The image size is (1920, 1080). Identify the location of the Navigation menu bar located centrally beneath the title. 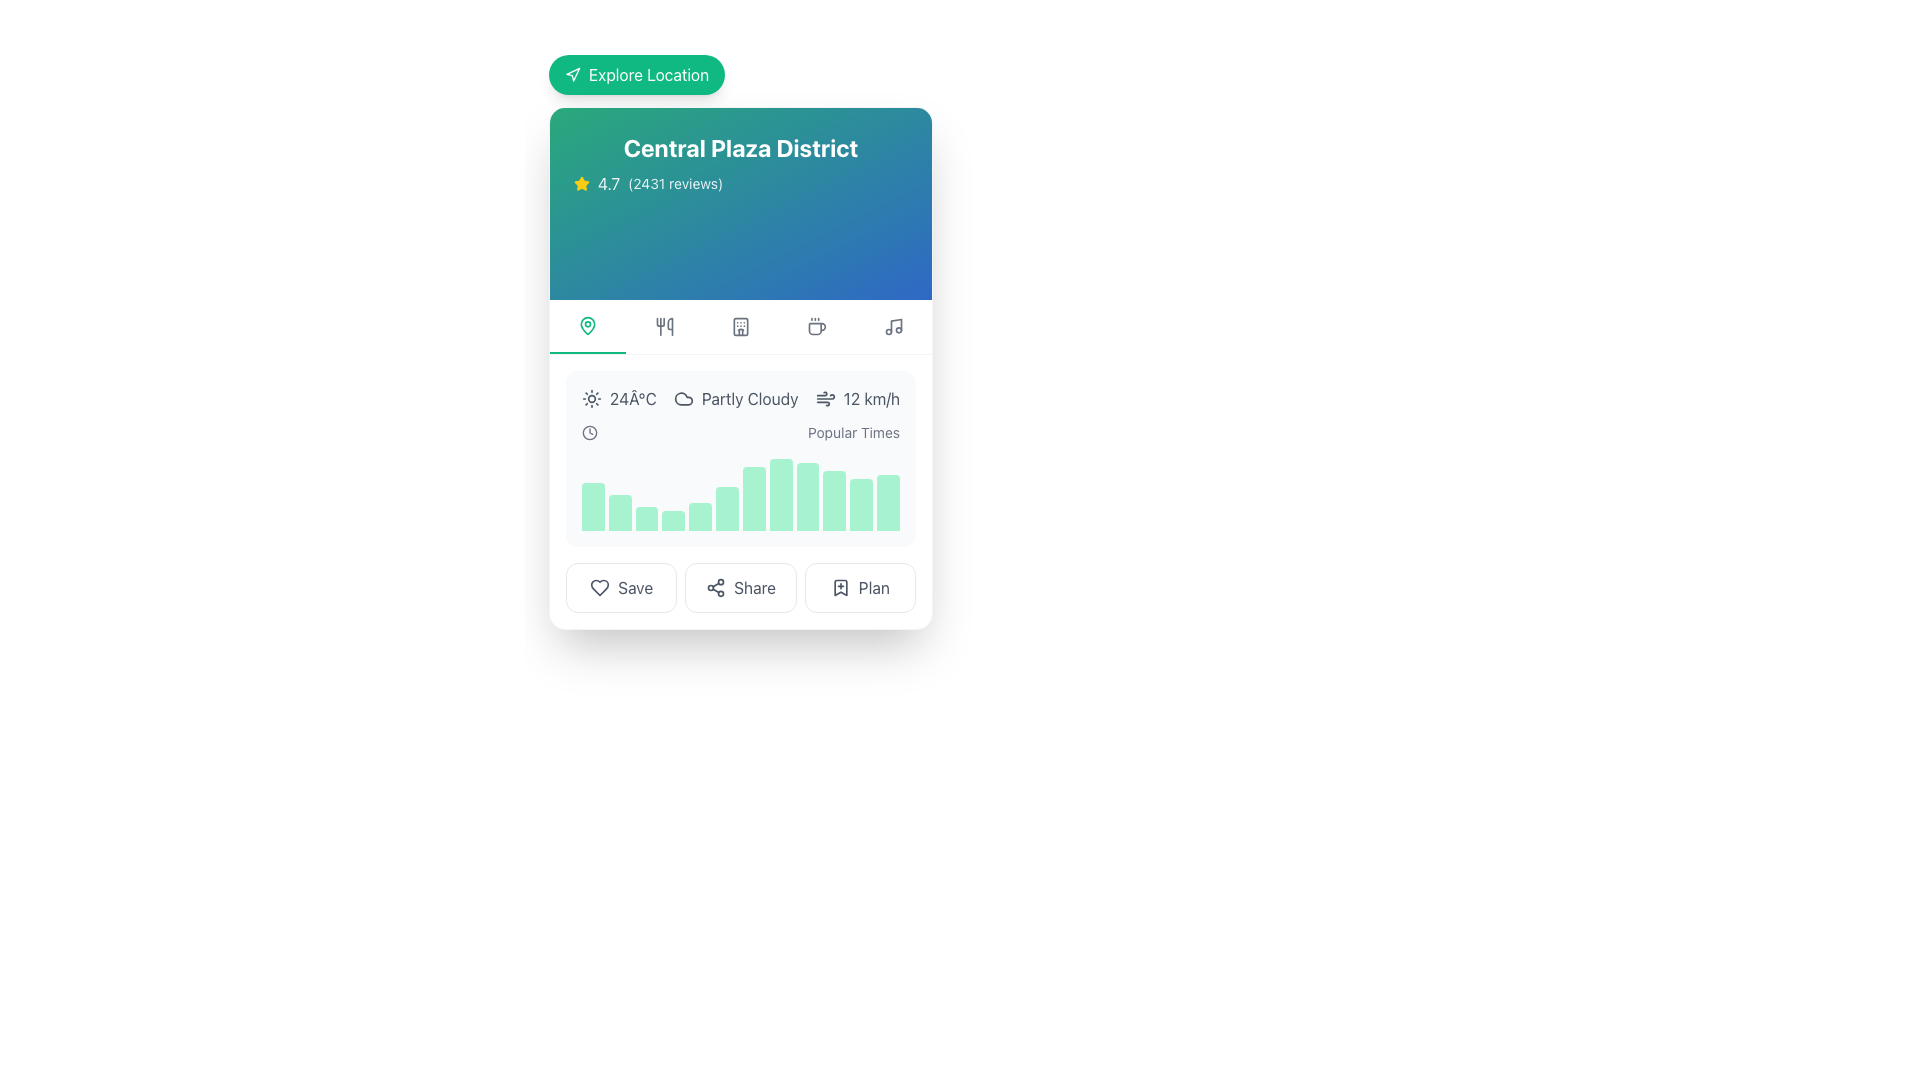
(739, 326).